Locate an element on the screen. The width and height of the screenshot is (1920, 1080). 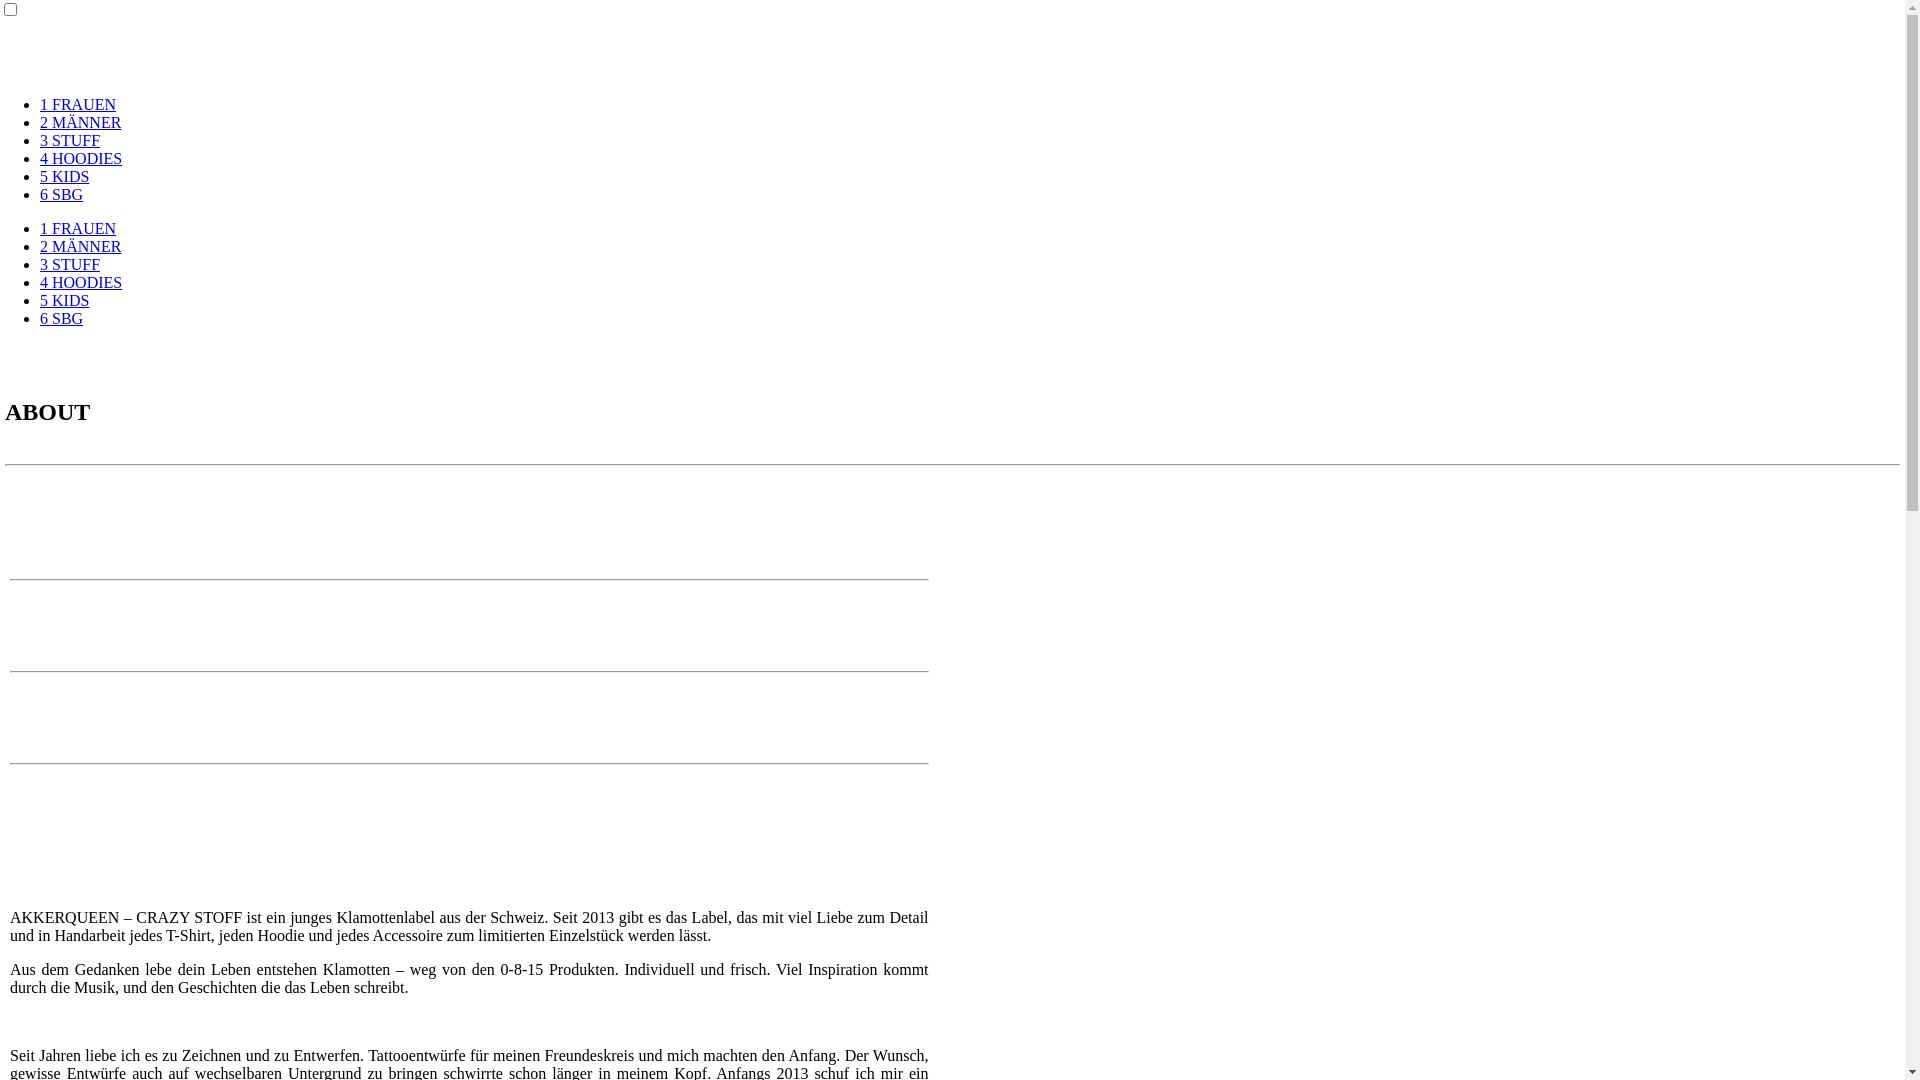
'5 KIDS' is located at coordinates (64, 175).